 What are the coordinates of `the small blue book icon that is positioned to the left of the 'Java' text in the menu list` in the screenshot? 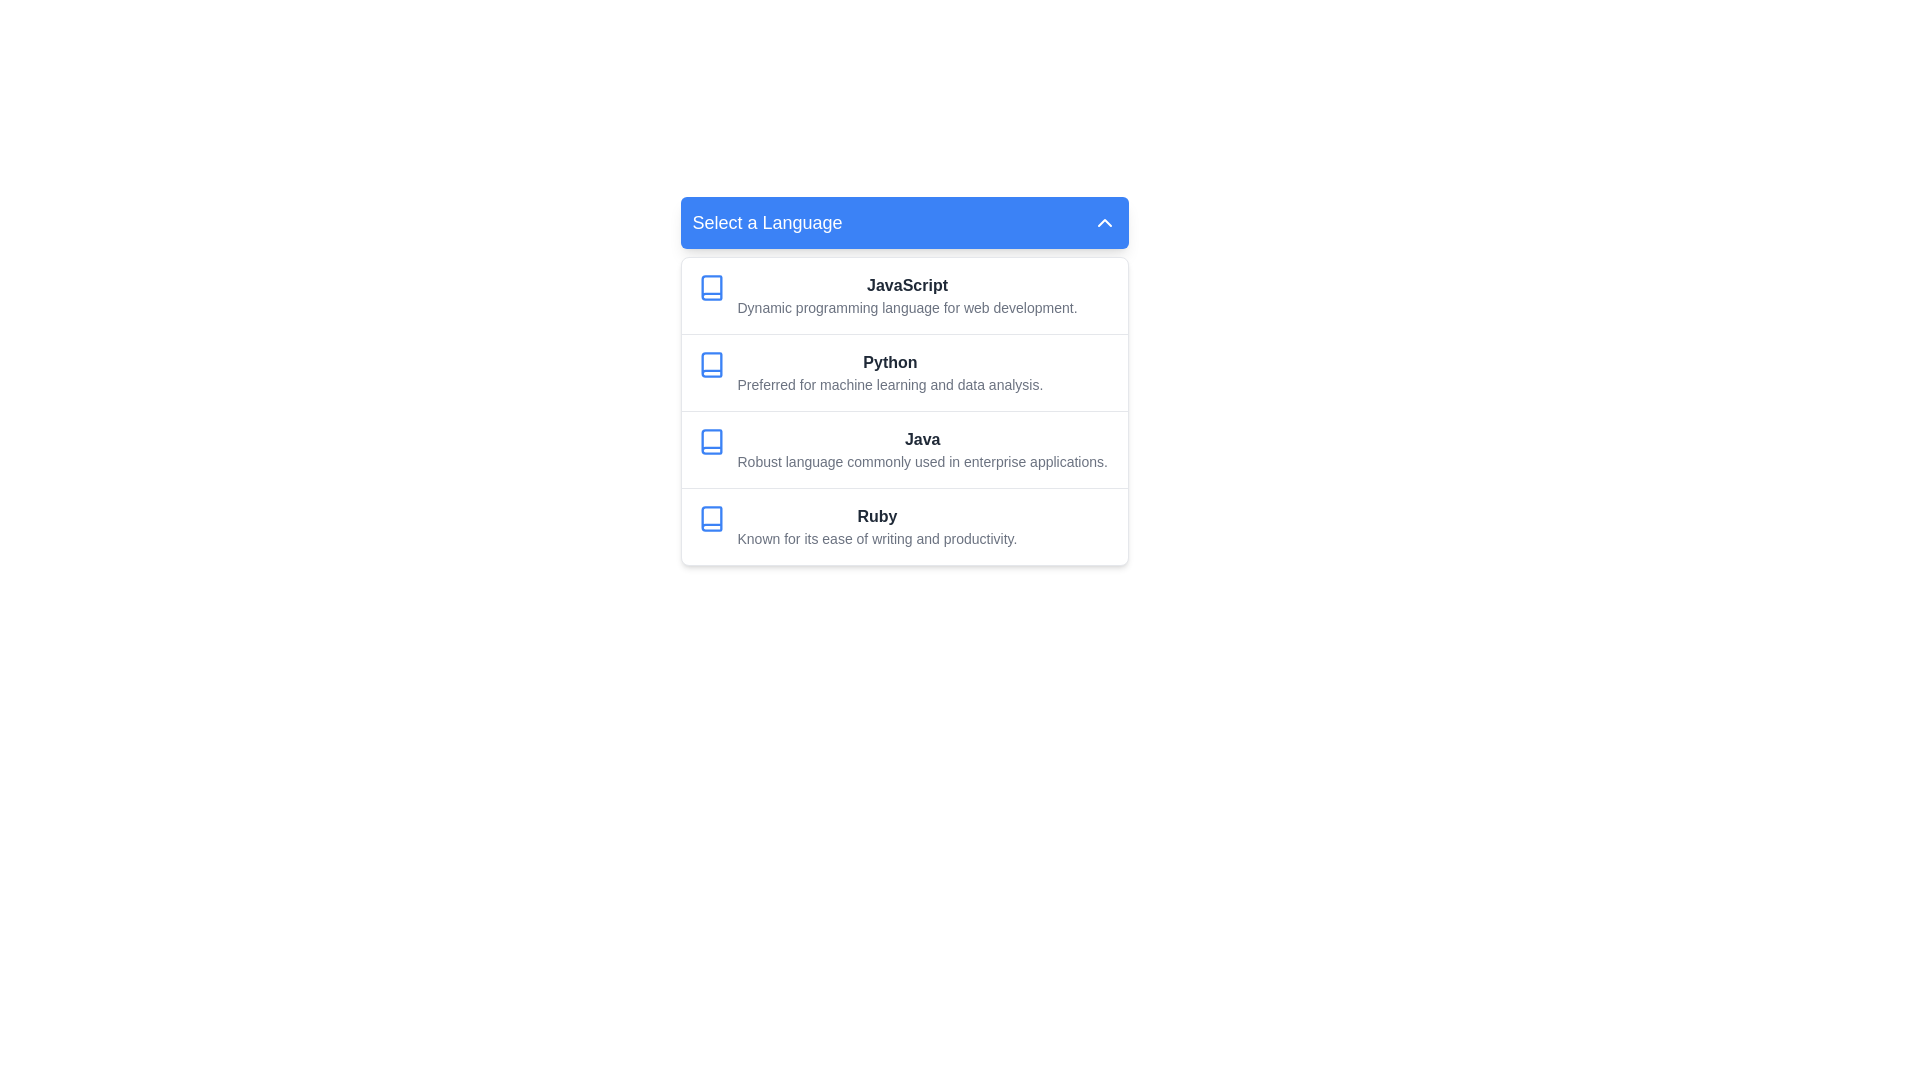 It's located at (711, 441).